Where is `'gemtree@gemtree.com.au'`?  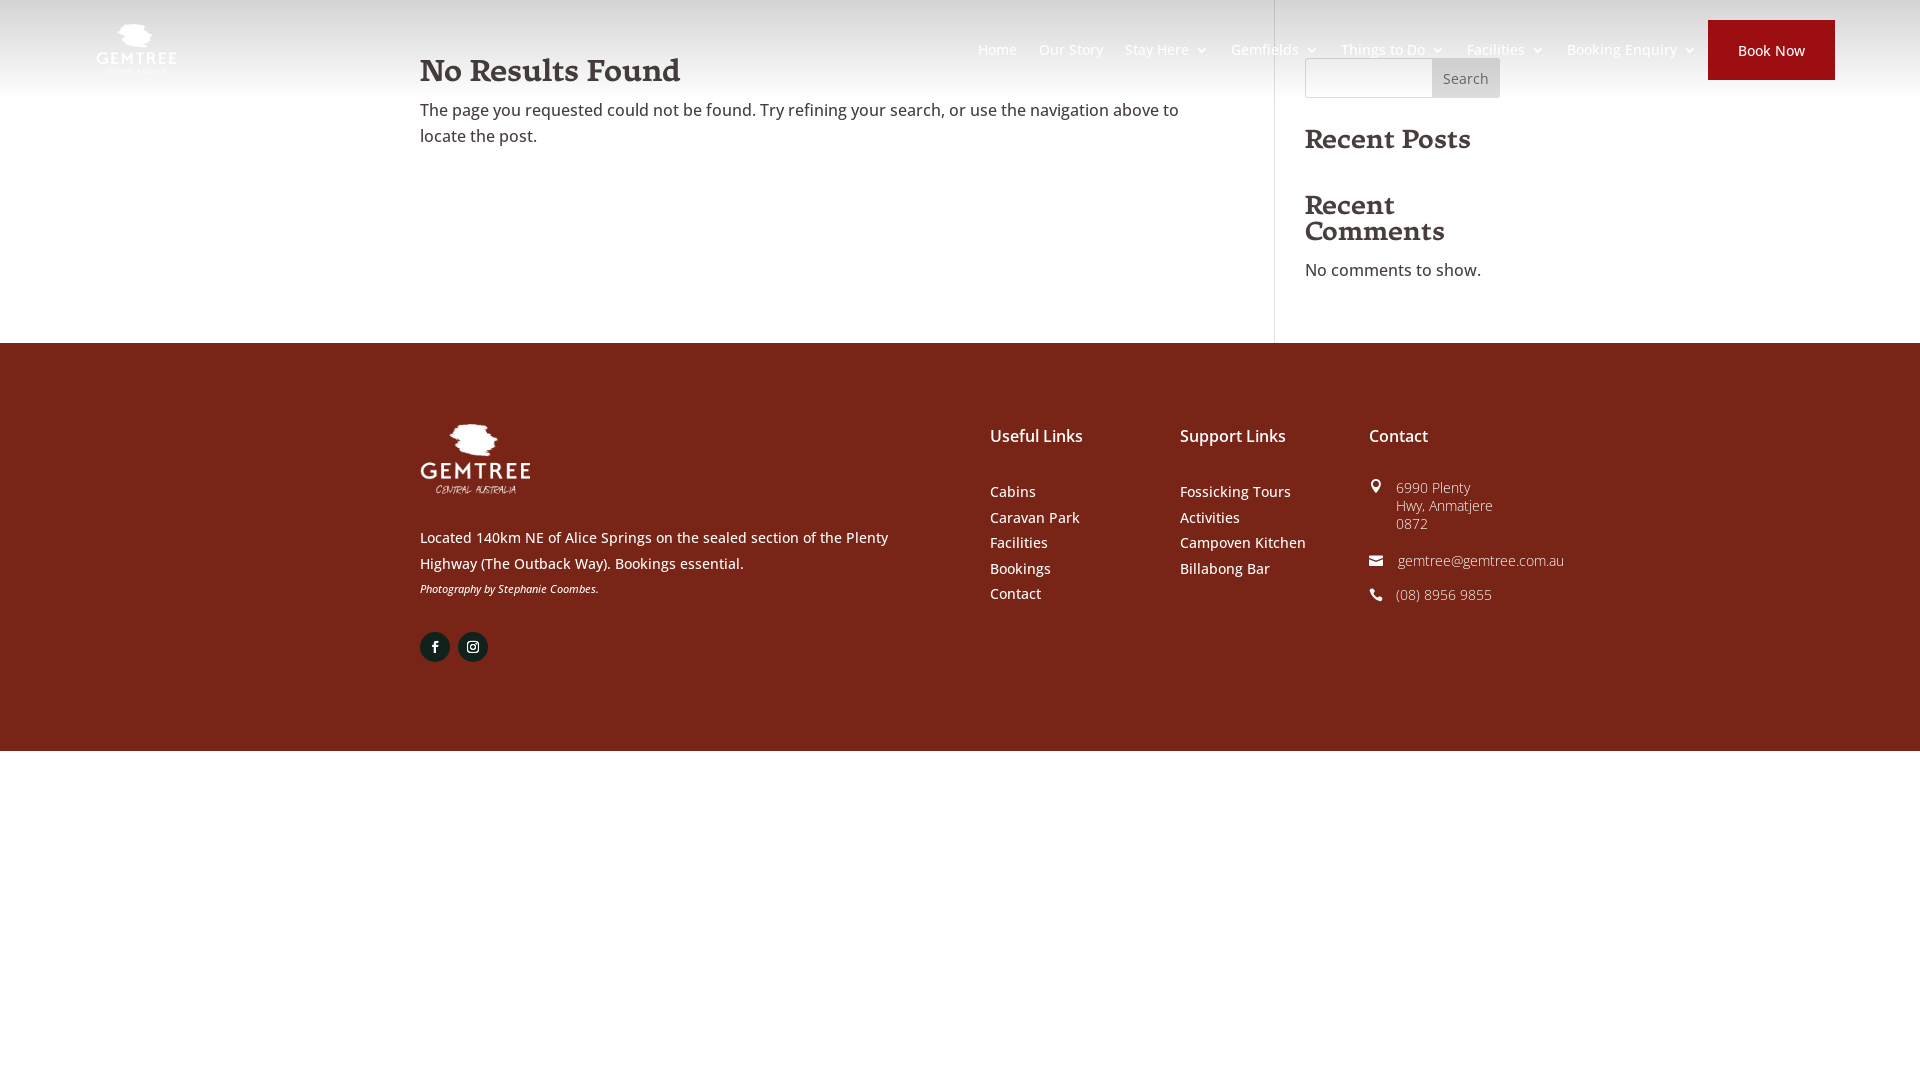 'gemtree@gemtree.com.au' is located at coordinates (1481, 560).